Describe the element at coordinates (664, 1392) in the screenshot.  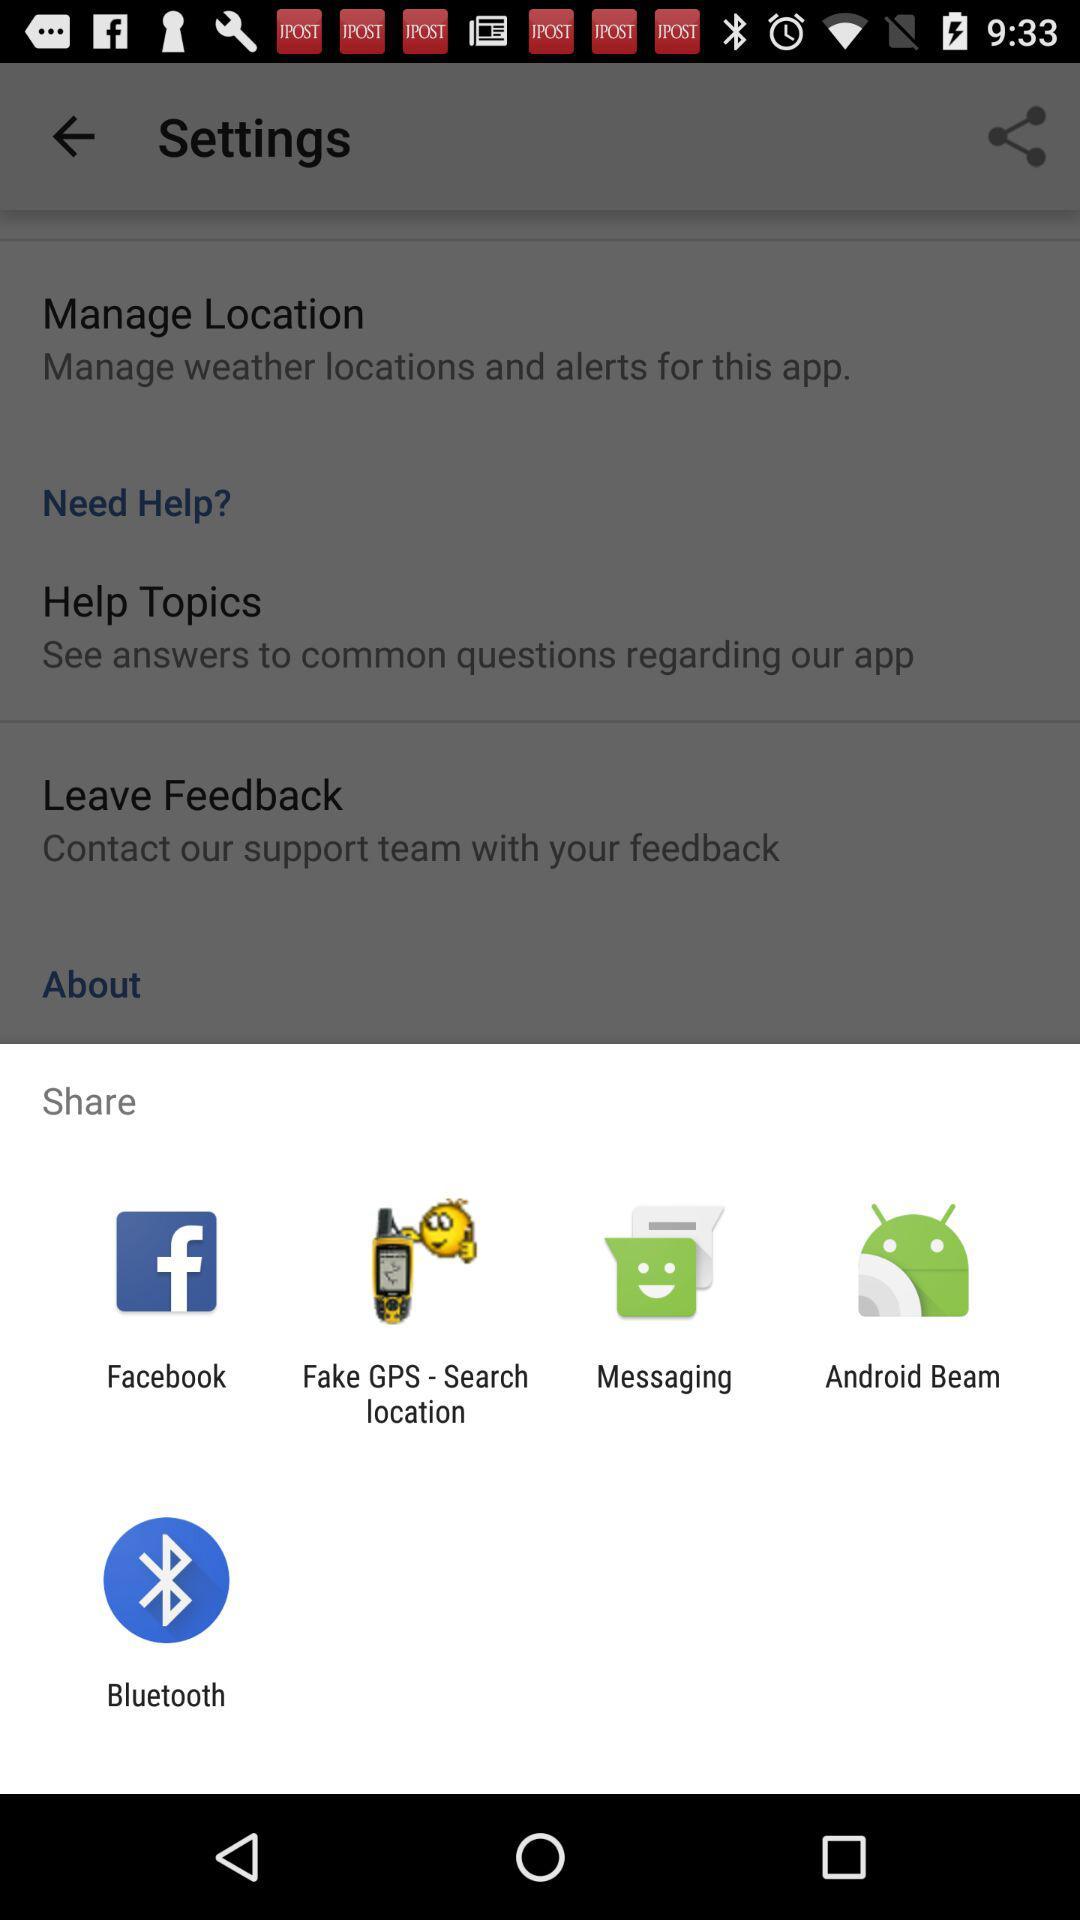
I see `item to the left of the android beam item` at that location.